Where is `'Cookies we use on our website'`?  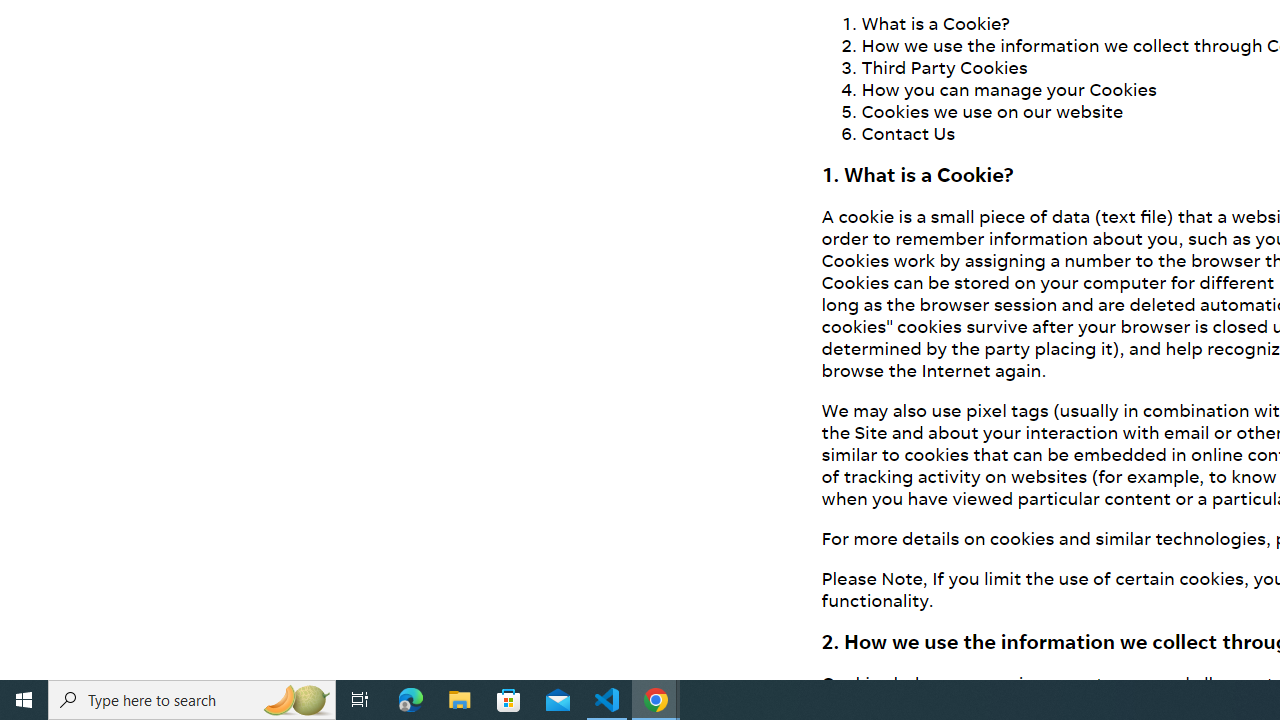
'Cookies we use on our website' is located at coordinates (992, 110).